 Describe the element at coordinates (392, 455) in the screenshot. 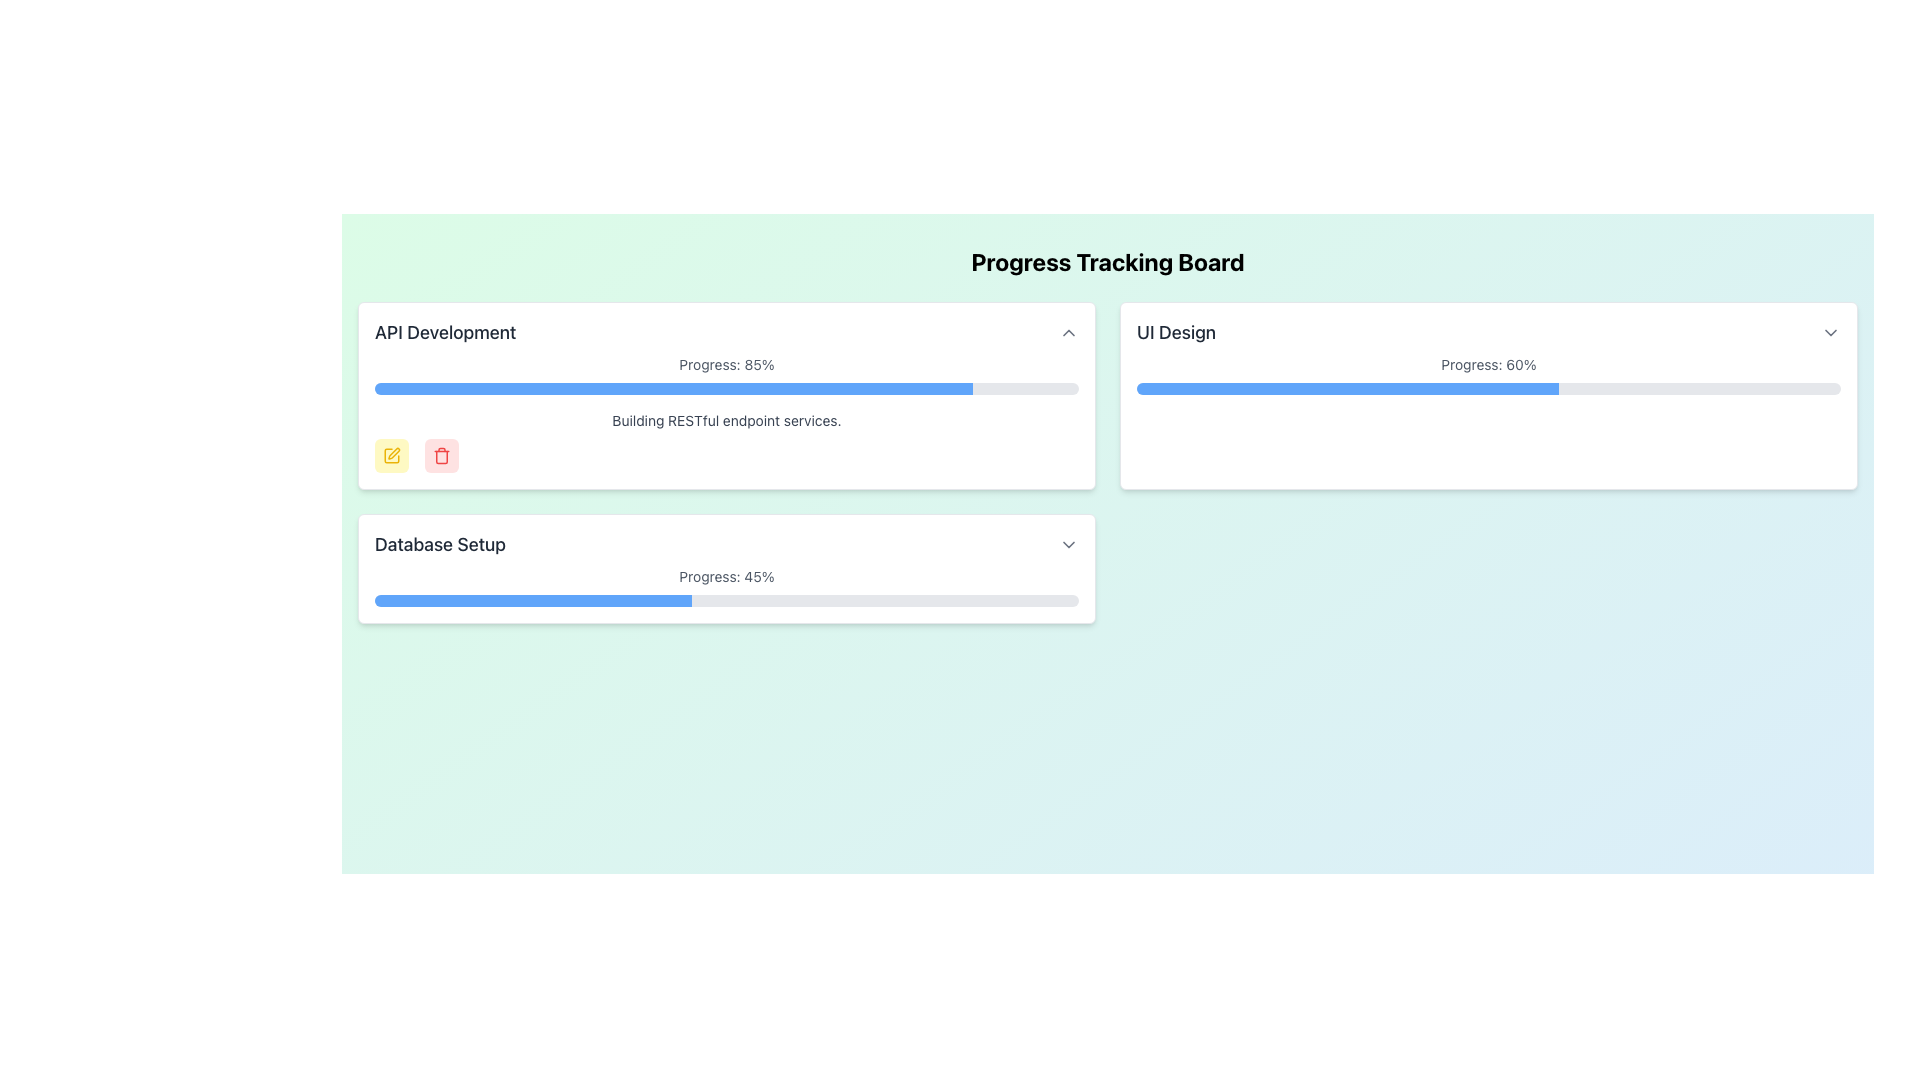

I see `the yellow pencil icon button located to the left of the red trash bin icon below the 'API Development' progress bar` at that location.